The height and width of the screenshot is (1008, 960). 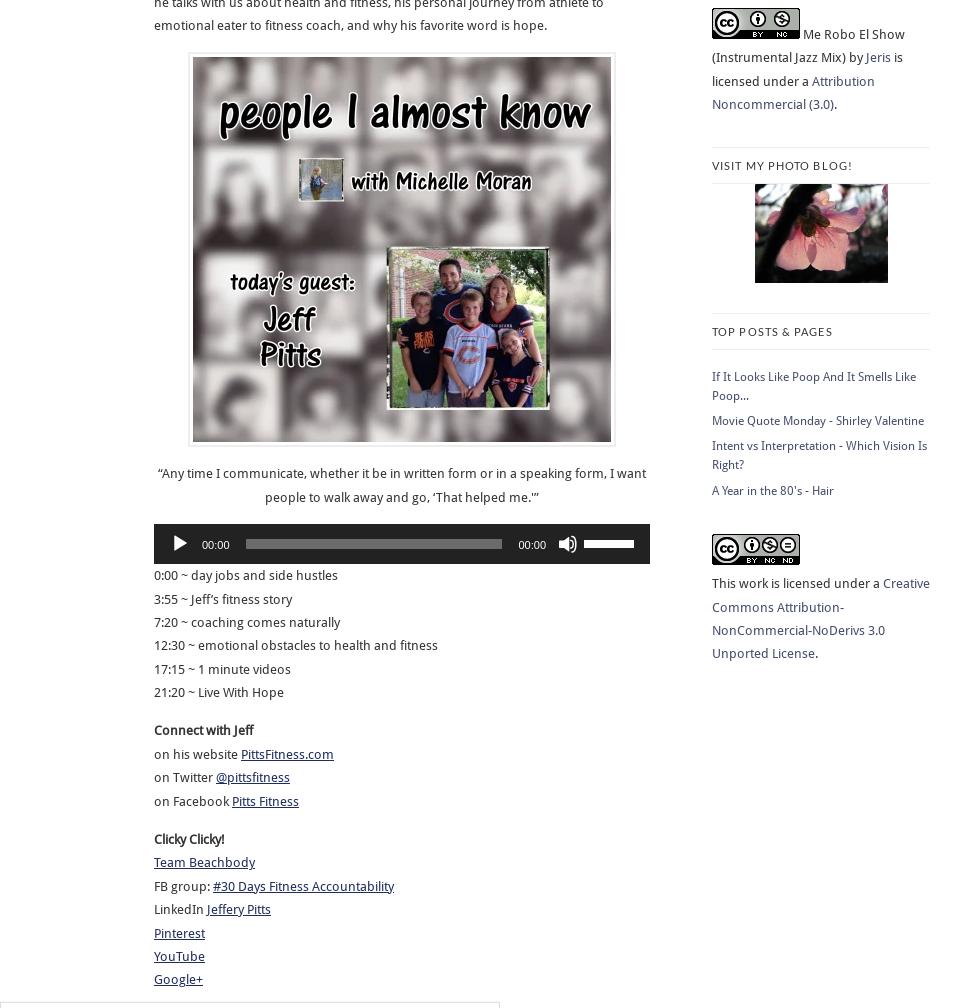 What do you see at coordinates (251, 777) in the screenshot?
I see `'@pittsfitness'` at bounding box center [251, 777].